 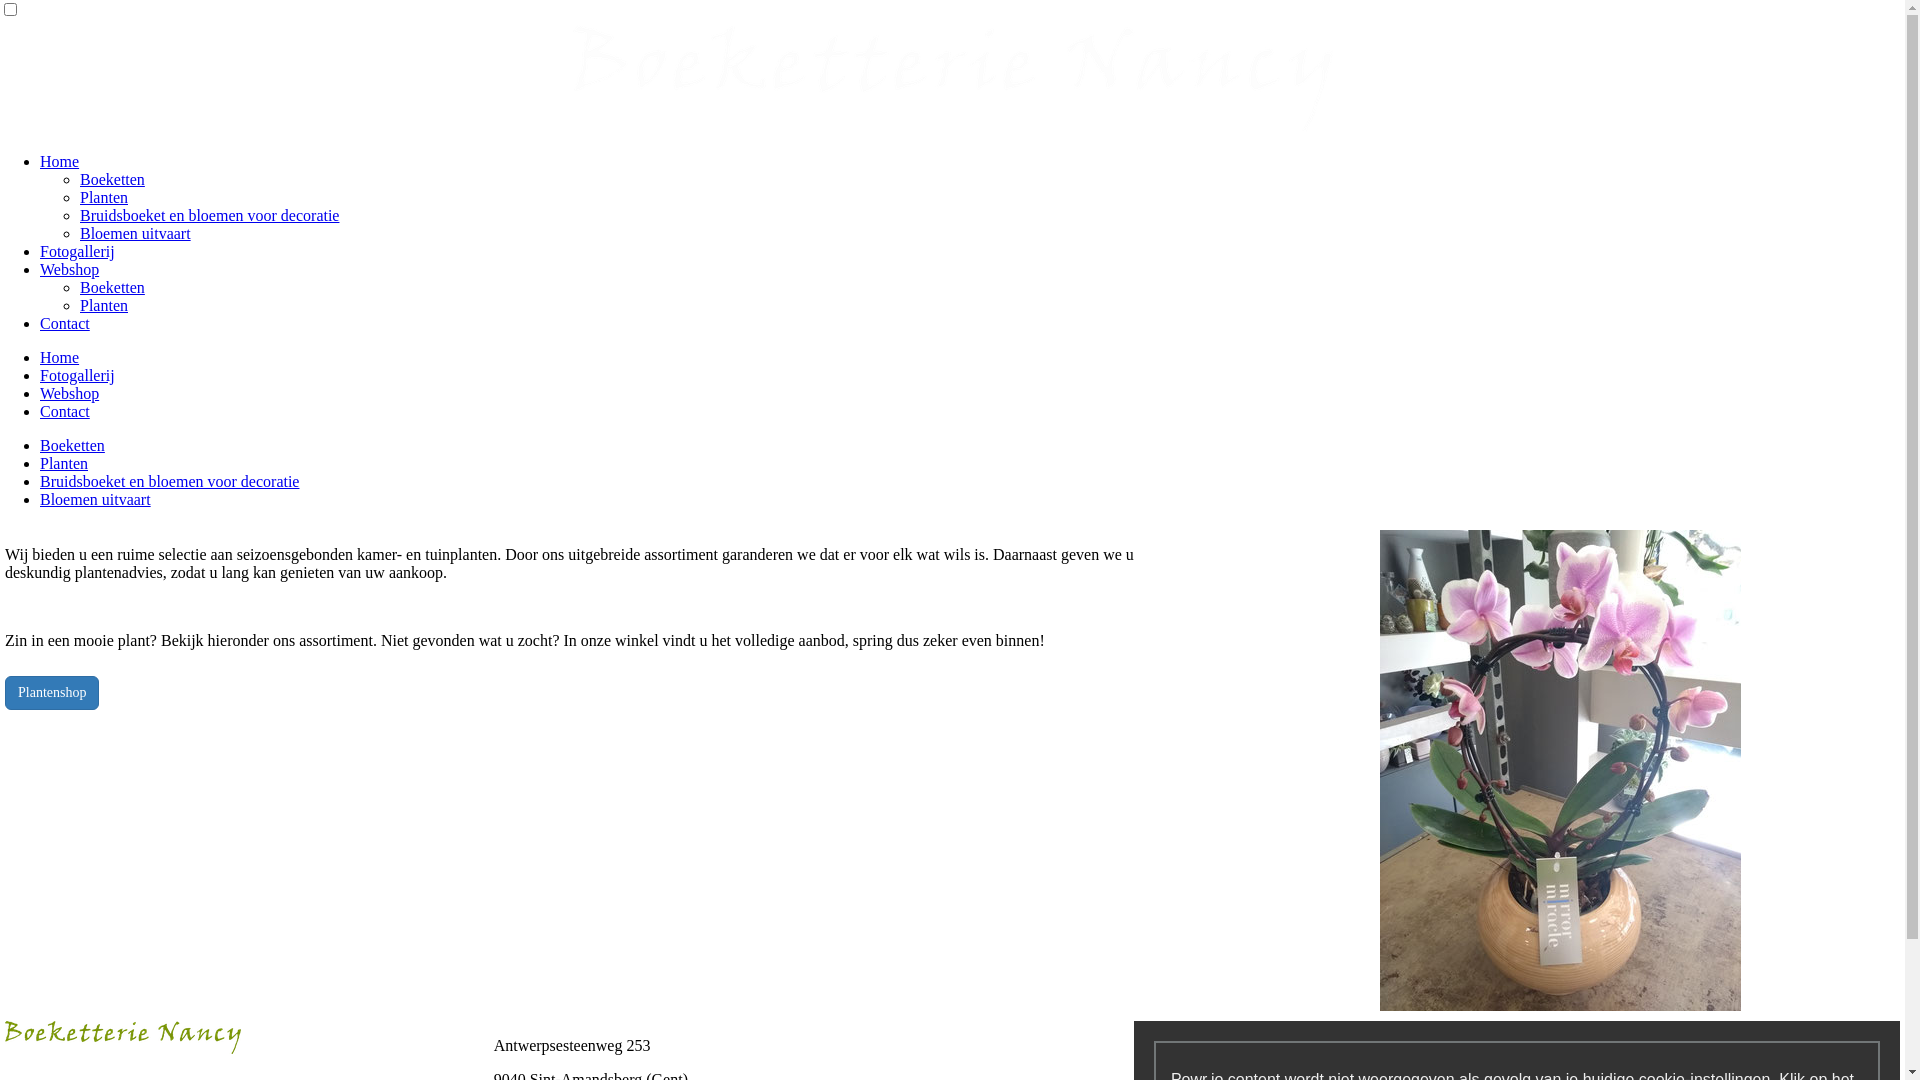 I want to click on 'Boeketten', so click(x=111, y=287).